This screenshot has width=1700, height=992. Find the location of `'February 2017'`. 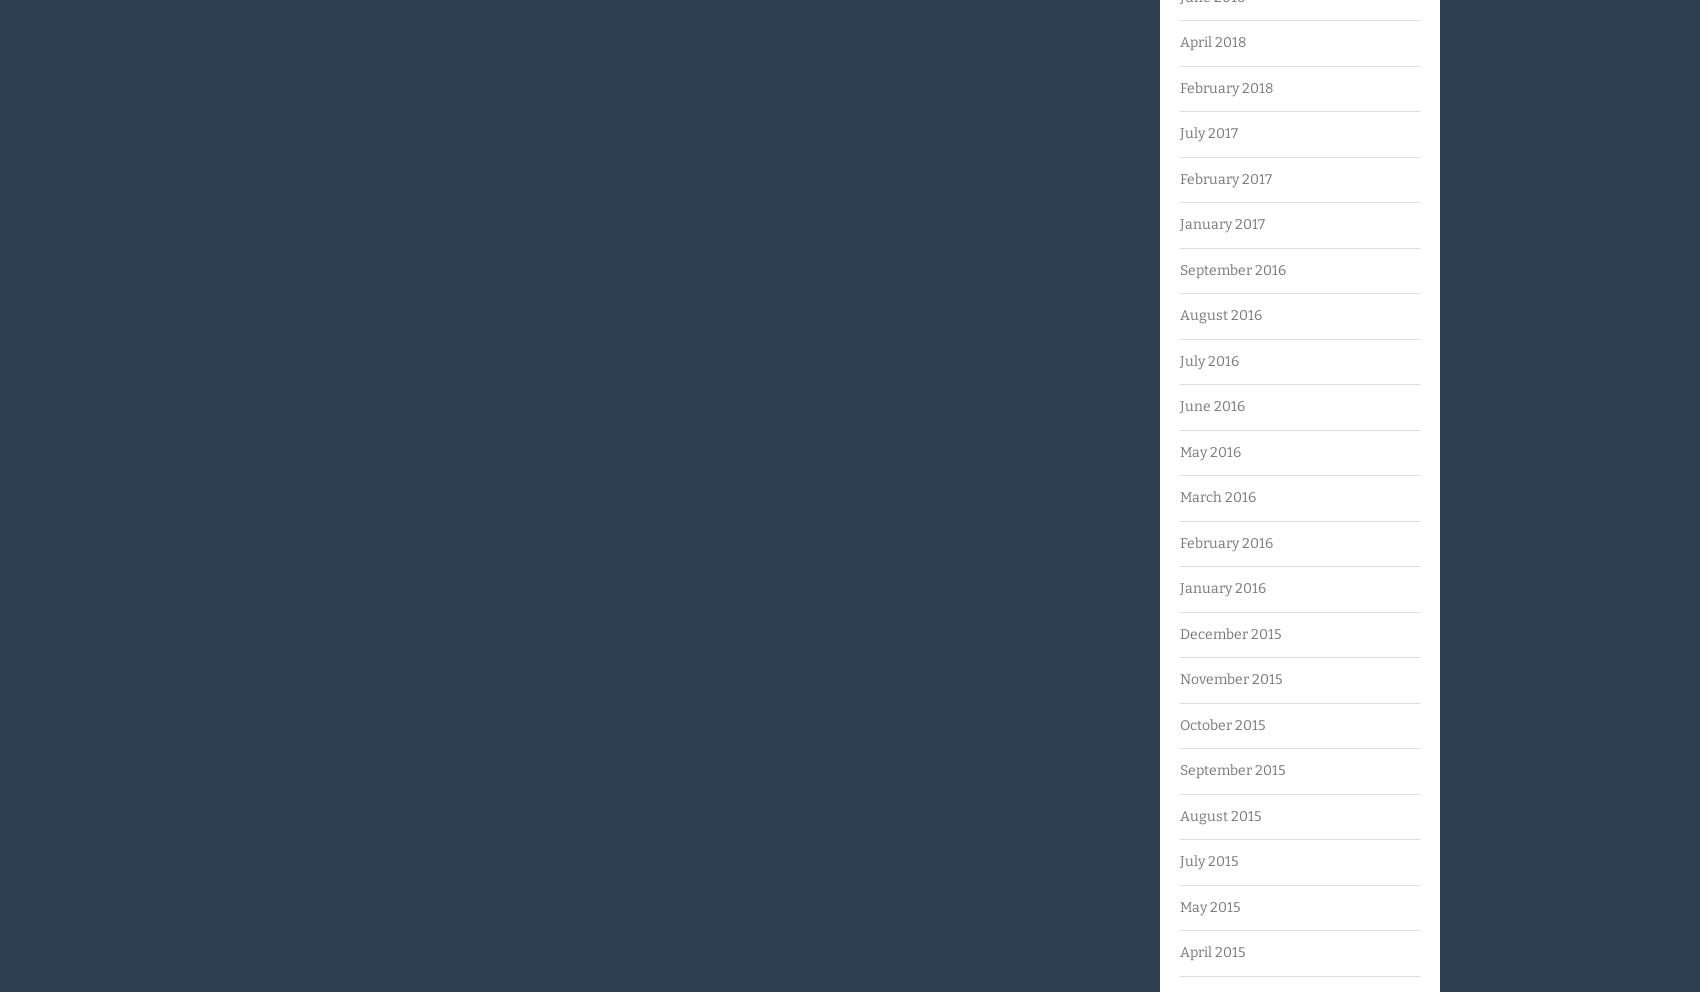

'February 2017' is located at coordinates (1225, 177).